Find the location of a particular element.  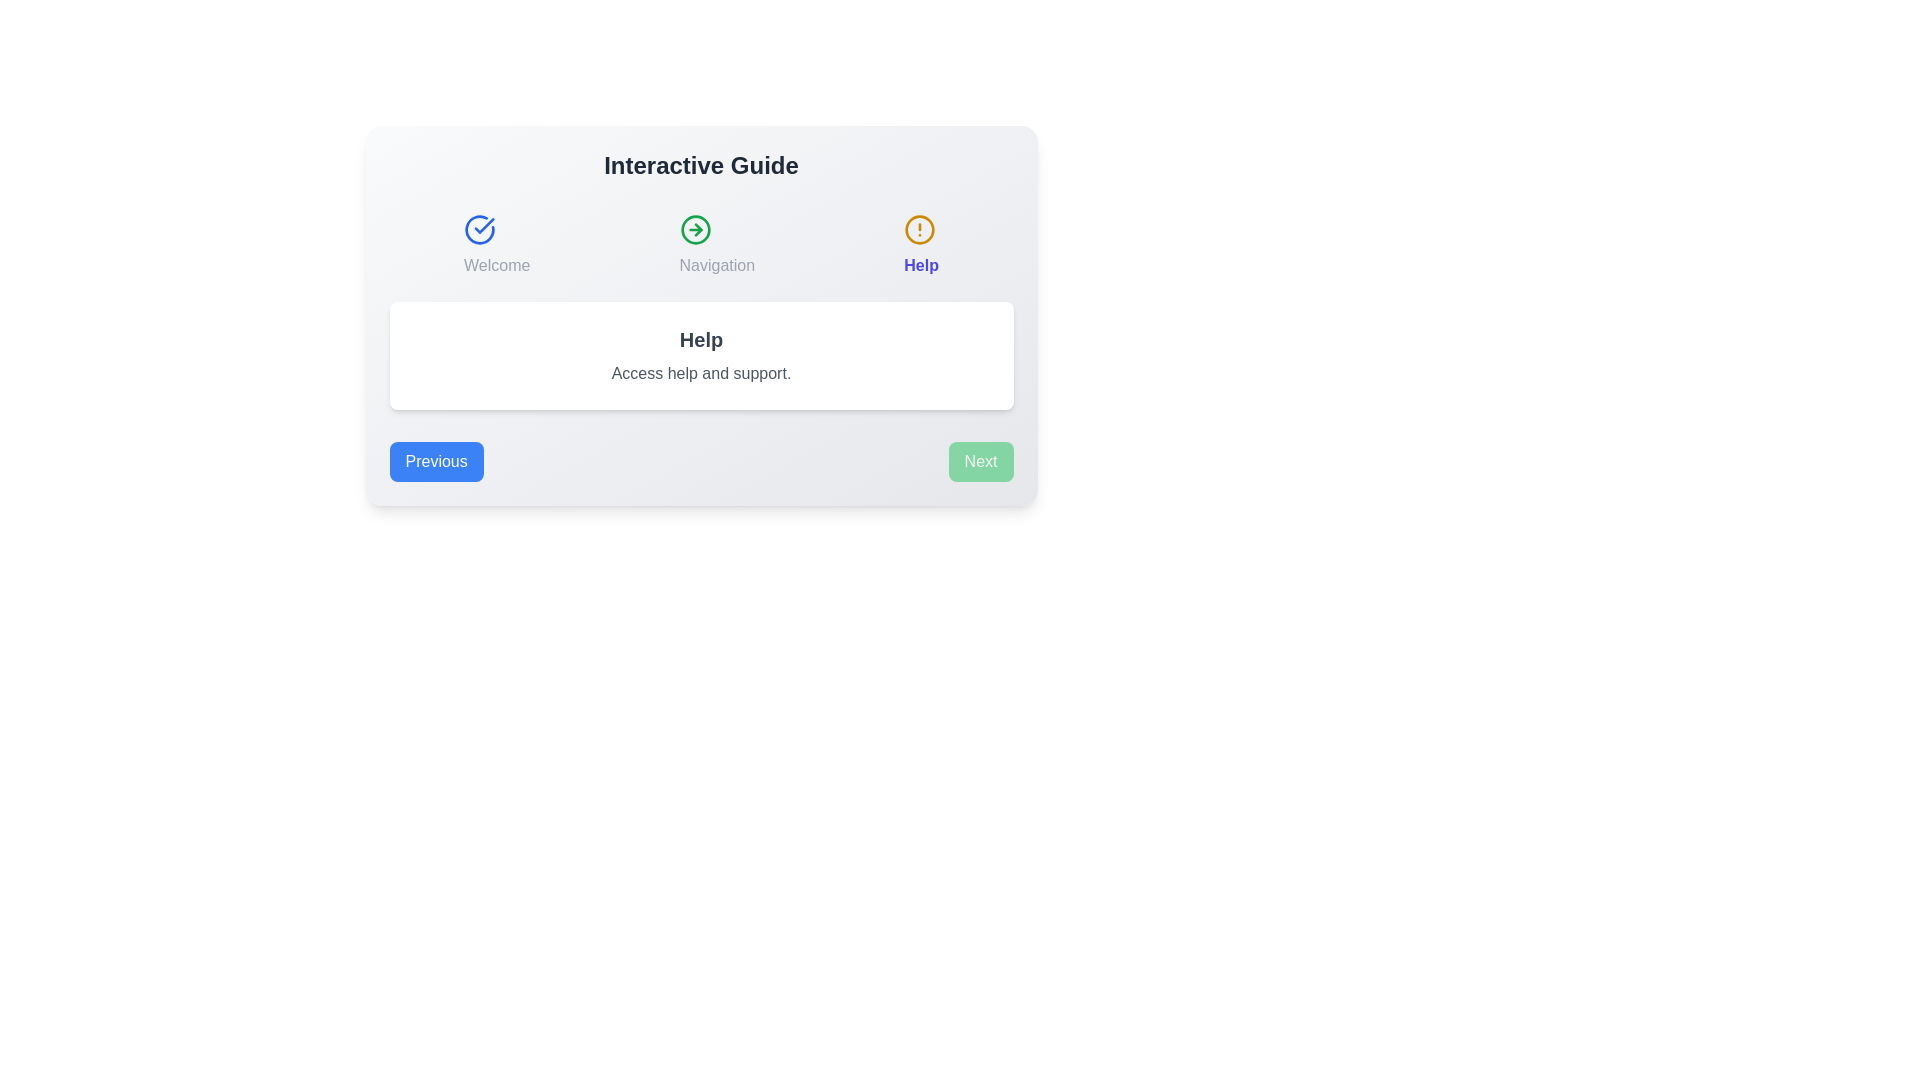

the yellow circular alert icon with an exclamation mark, located to the right of the 'Navigation' text in the interface header is located at coordinates (919, 229).